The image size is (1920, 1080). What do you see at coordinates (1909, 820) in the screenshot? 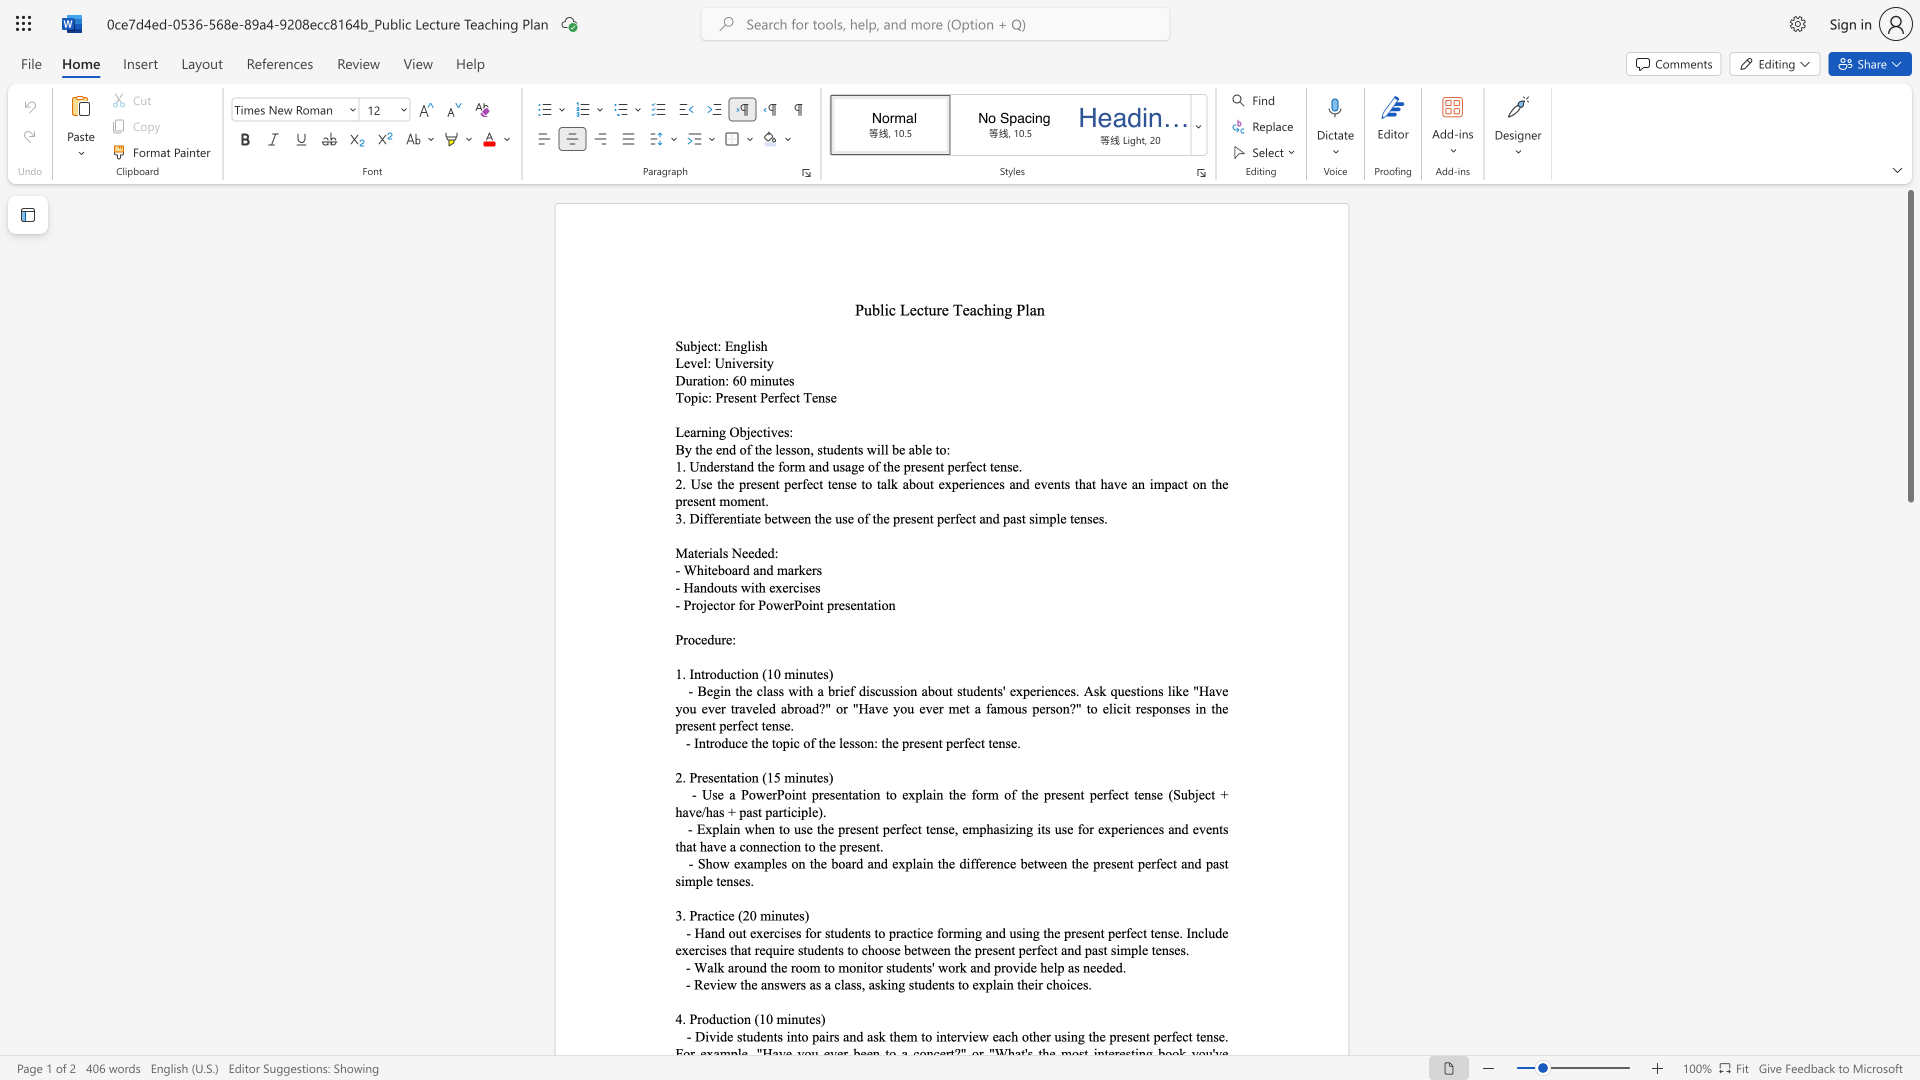
I see `the scrollbar to adjust the page downward` at bounding box center [1909, 820].